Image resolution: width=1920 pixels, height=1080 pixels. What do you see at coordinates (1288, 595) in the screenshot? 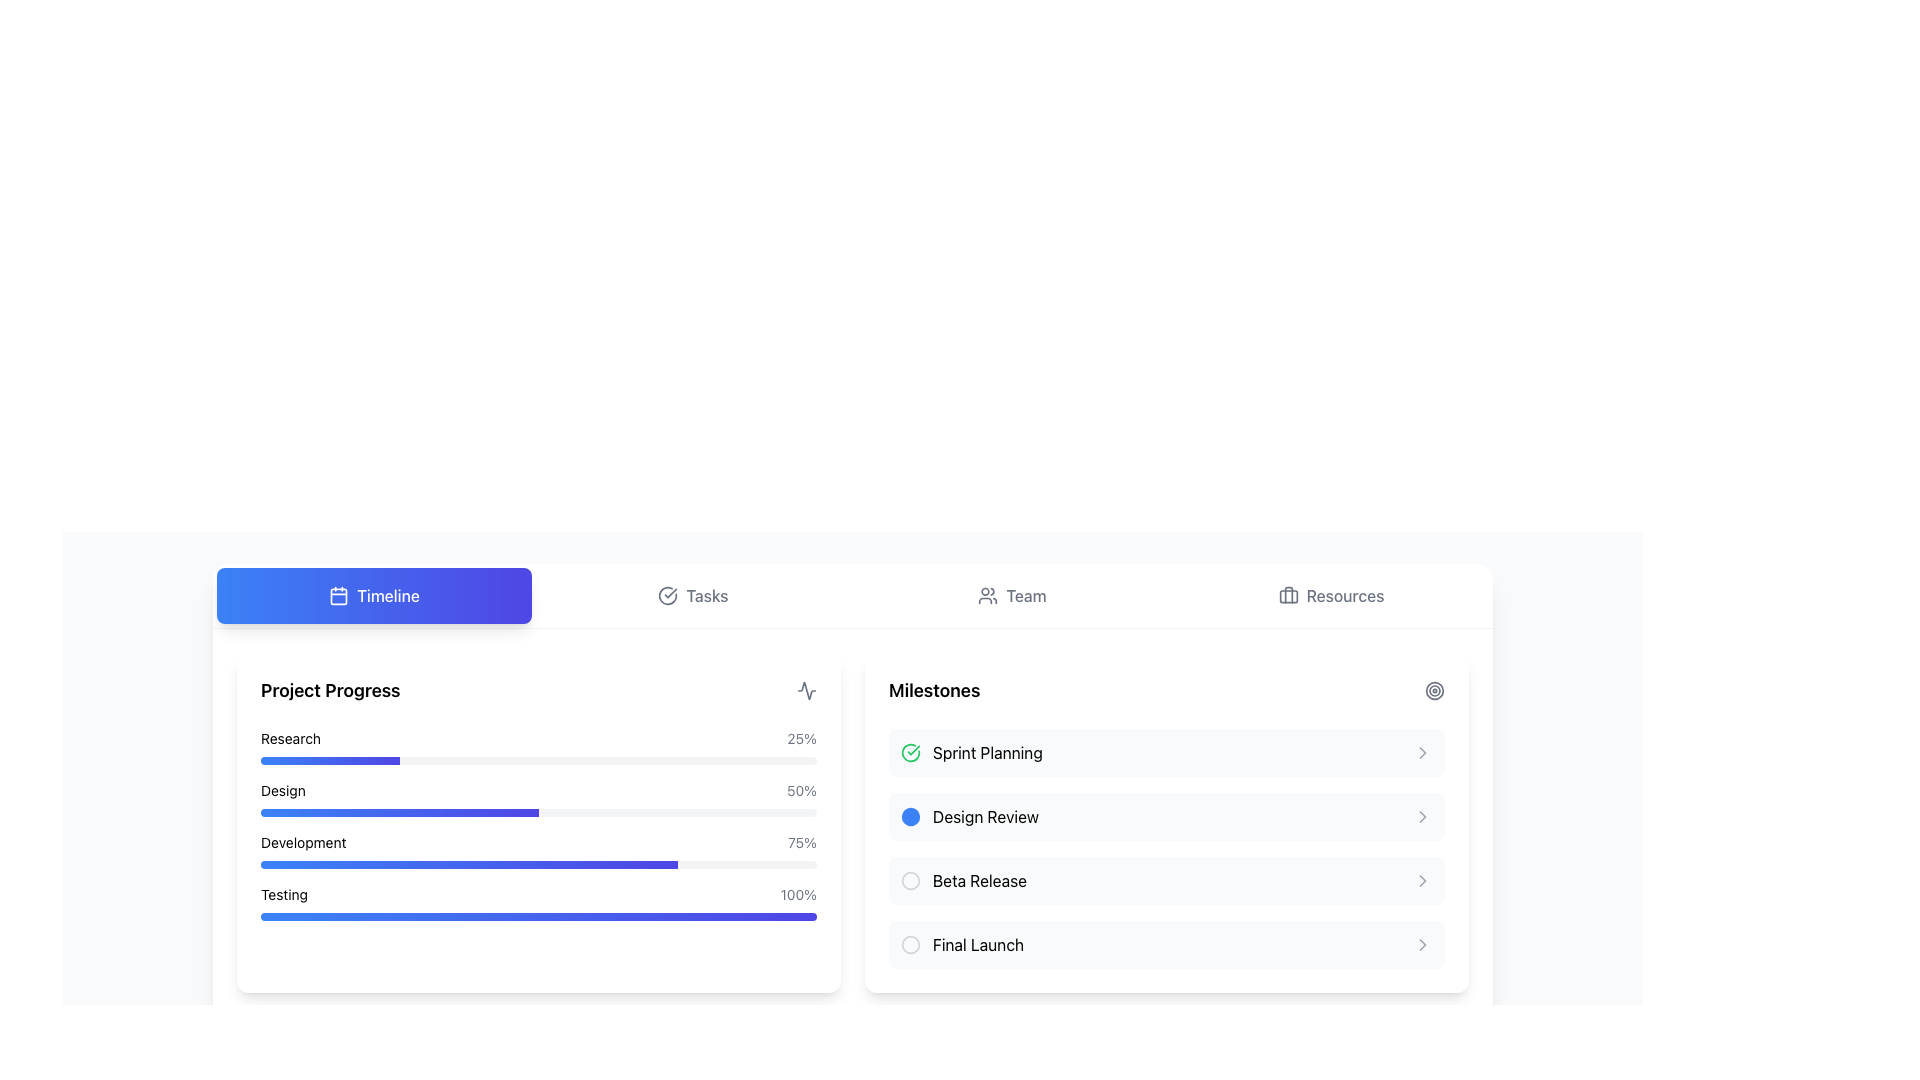
I see `the inner rectangular part of the briefcase icon represented by the SVG Rectangle with slightly rounded corners` at bounding box center [1288, 595].